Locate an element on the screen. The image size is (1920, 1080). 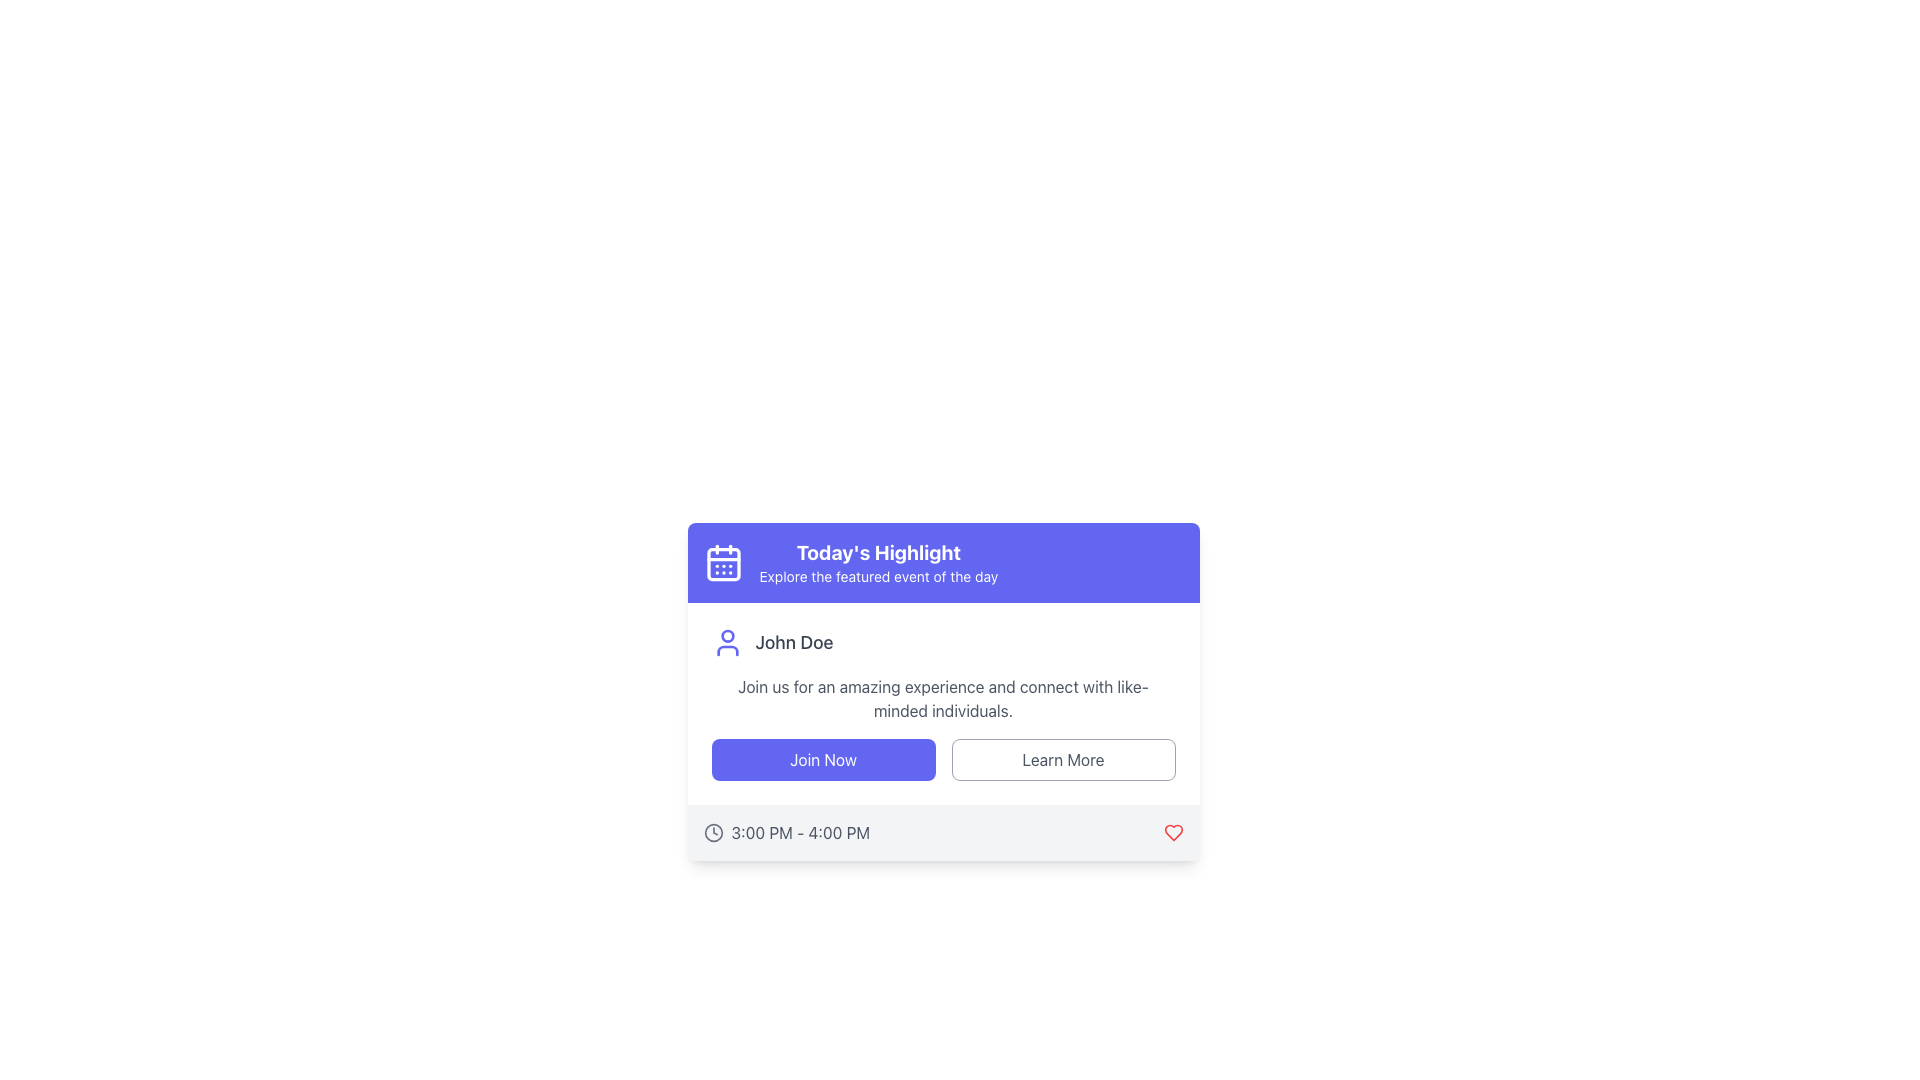
the text label displaying the scheduled time for an event on the card interface, located at the bottom center right, next to a clock icon is located at coordinates (800, 833).